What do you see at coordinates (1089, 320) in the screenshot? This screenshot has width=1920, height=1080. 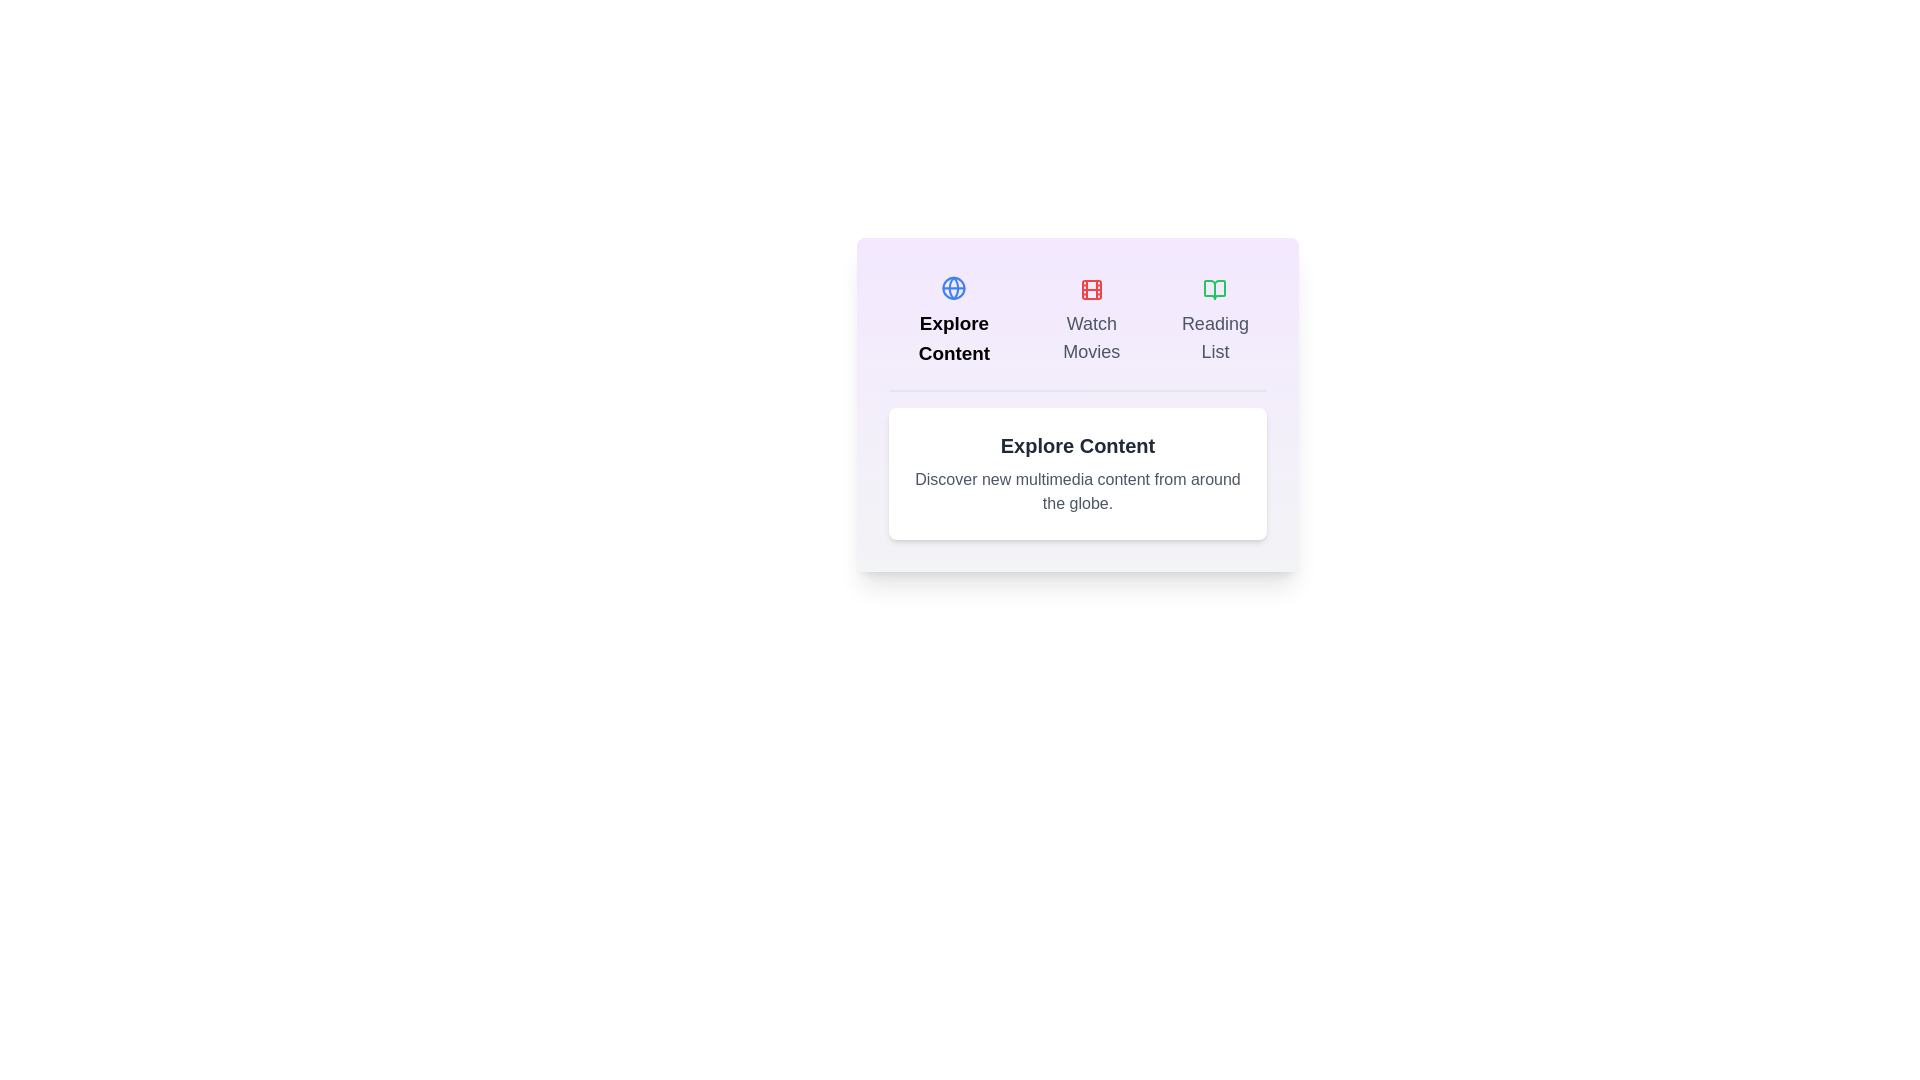 I see `the tab labeled 'Watch Movies' to switch the content` at bounding box center [1089, 320].